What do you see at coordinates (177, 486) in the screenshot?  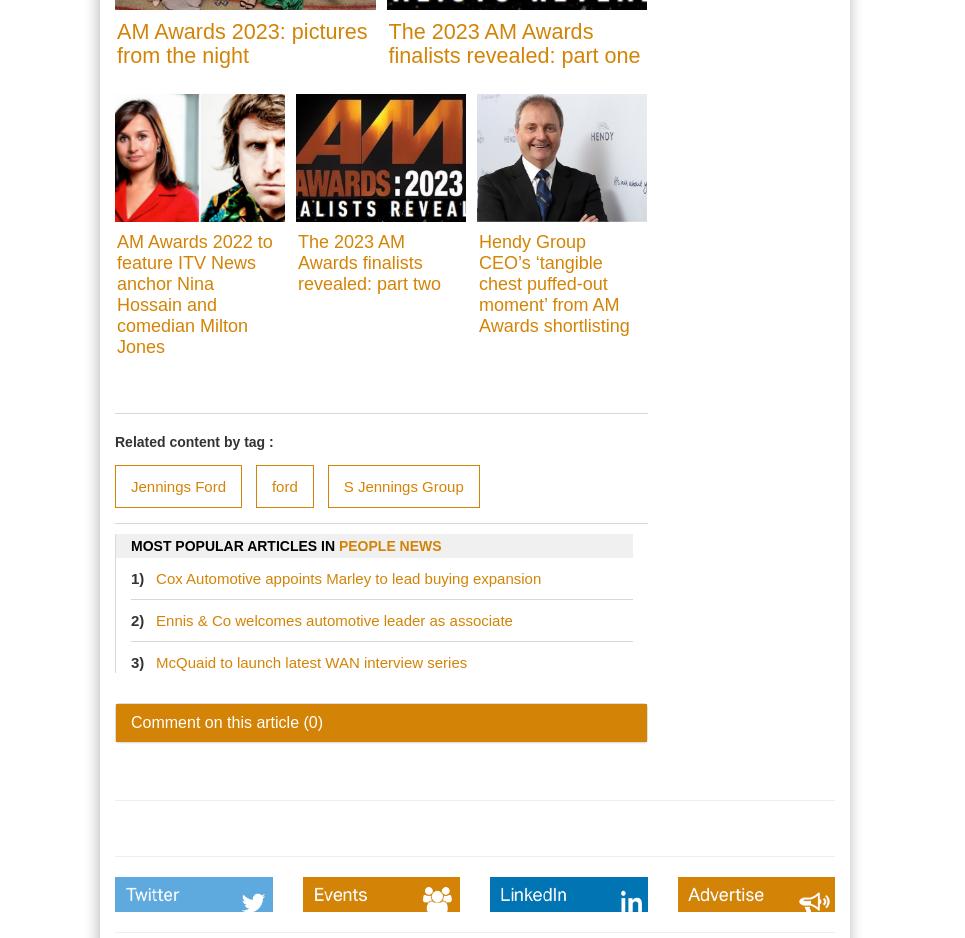 I see `'Jennings Ford'` at bounding box center [177, 486].